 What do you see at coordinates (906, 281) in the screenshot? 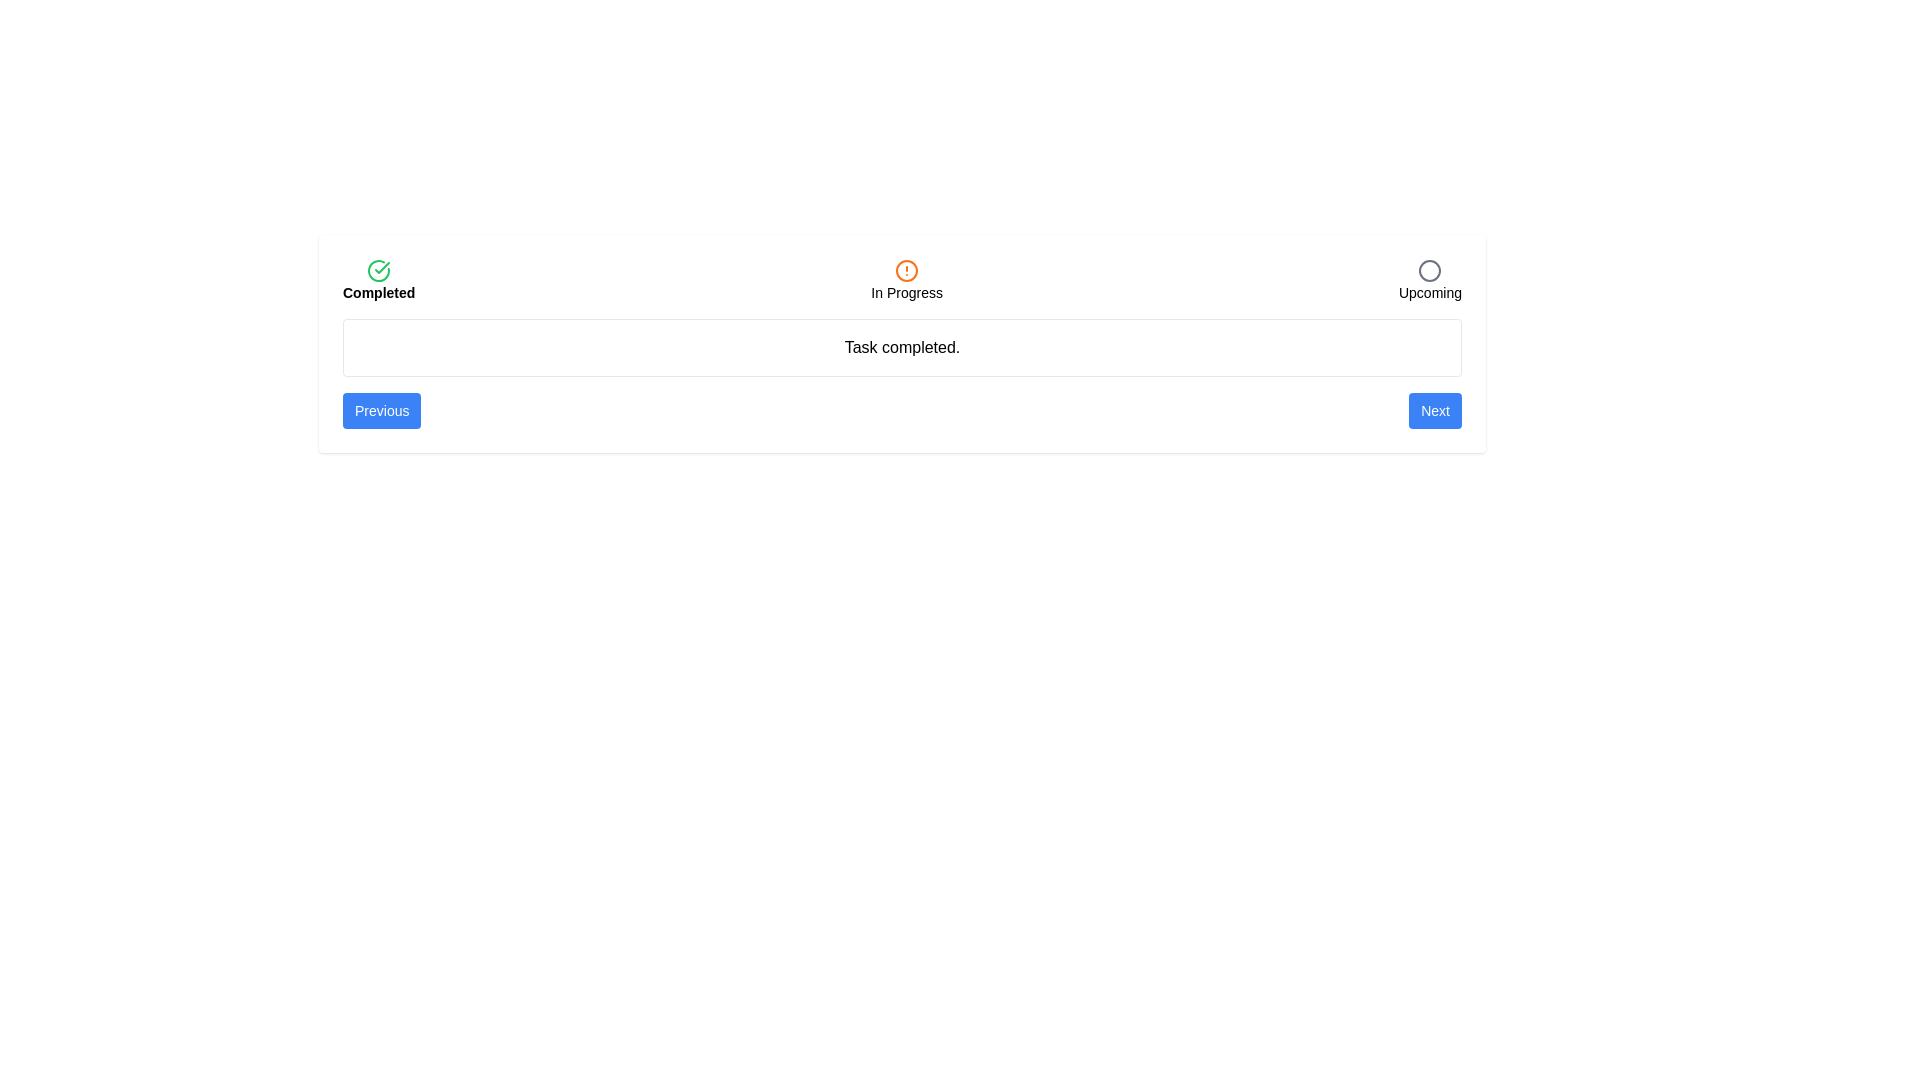
I see `the Status Indicator, which features an orange circular icon with an exclamation mark and the text 'In Progress'` at bounding box center [906, 281].